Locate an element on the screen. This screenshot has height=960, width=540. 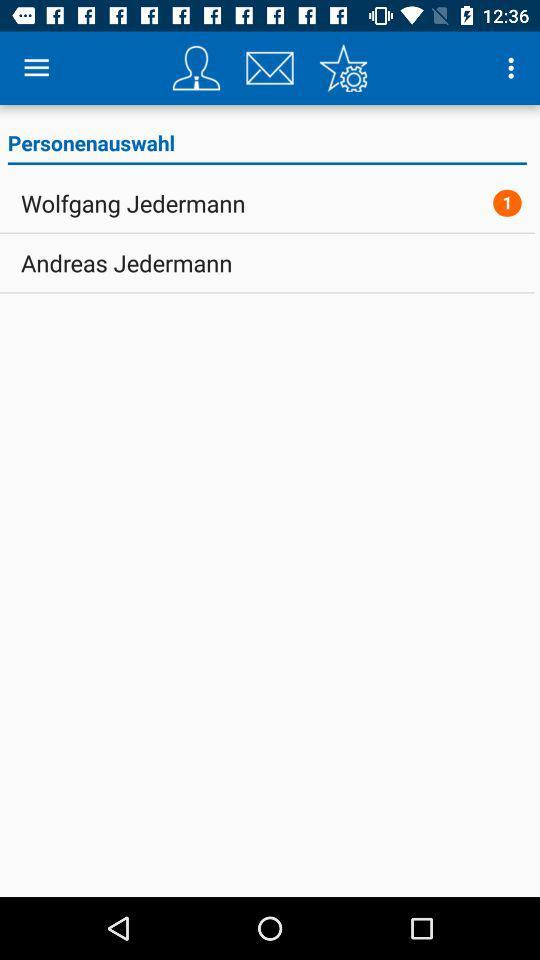
icon next to wolfgang jedermann item is located at coordinates (507, 203).